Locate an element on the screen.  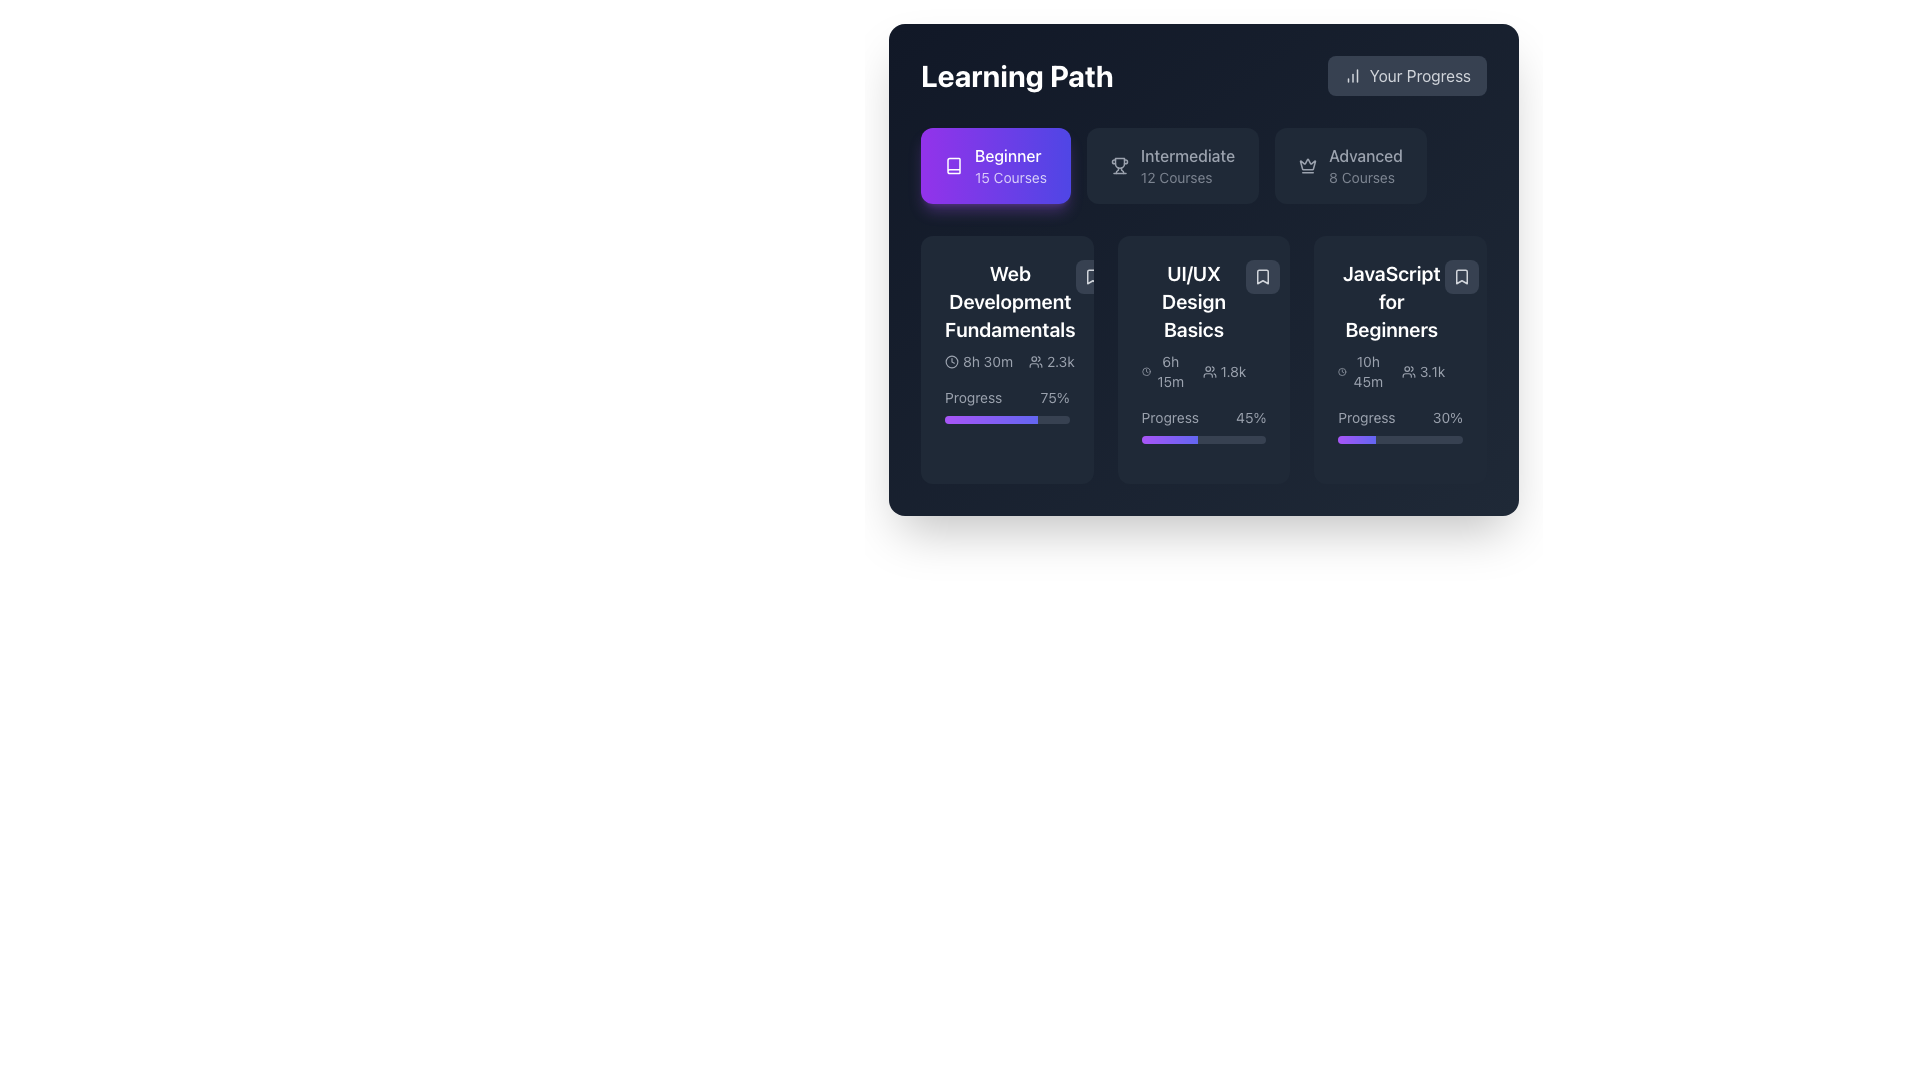
the group of people icon, which is styled in a minimalistic design with hollow lines and is located next to the numerical text '3.1k', above the 'Progress 30%' bar and to the right of '10h 45m' is located at coordinates (1407, 371).